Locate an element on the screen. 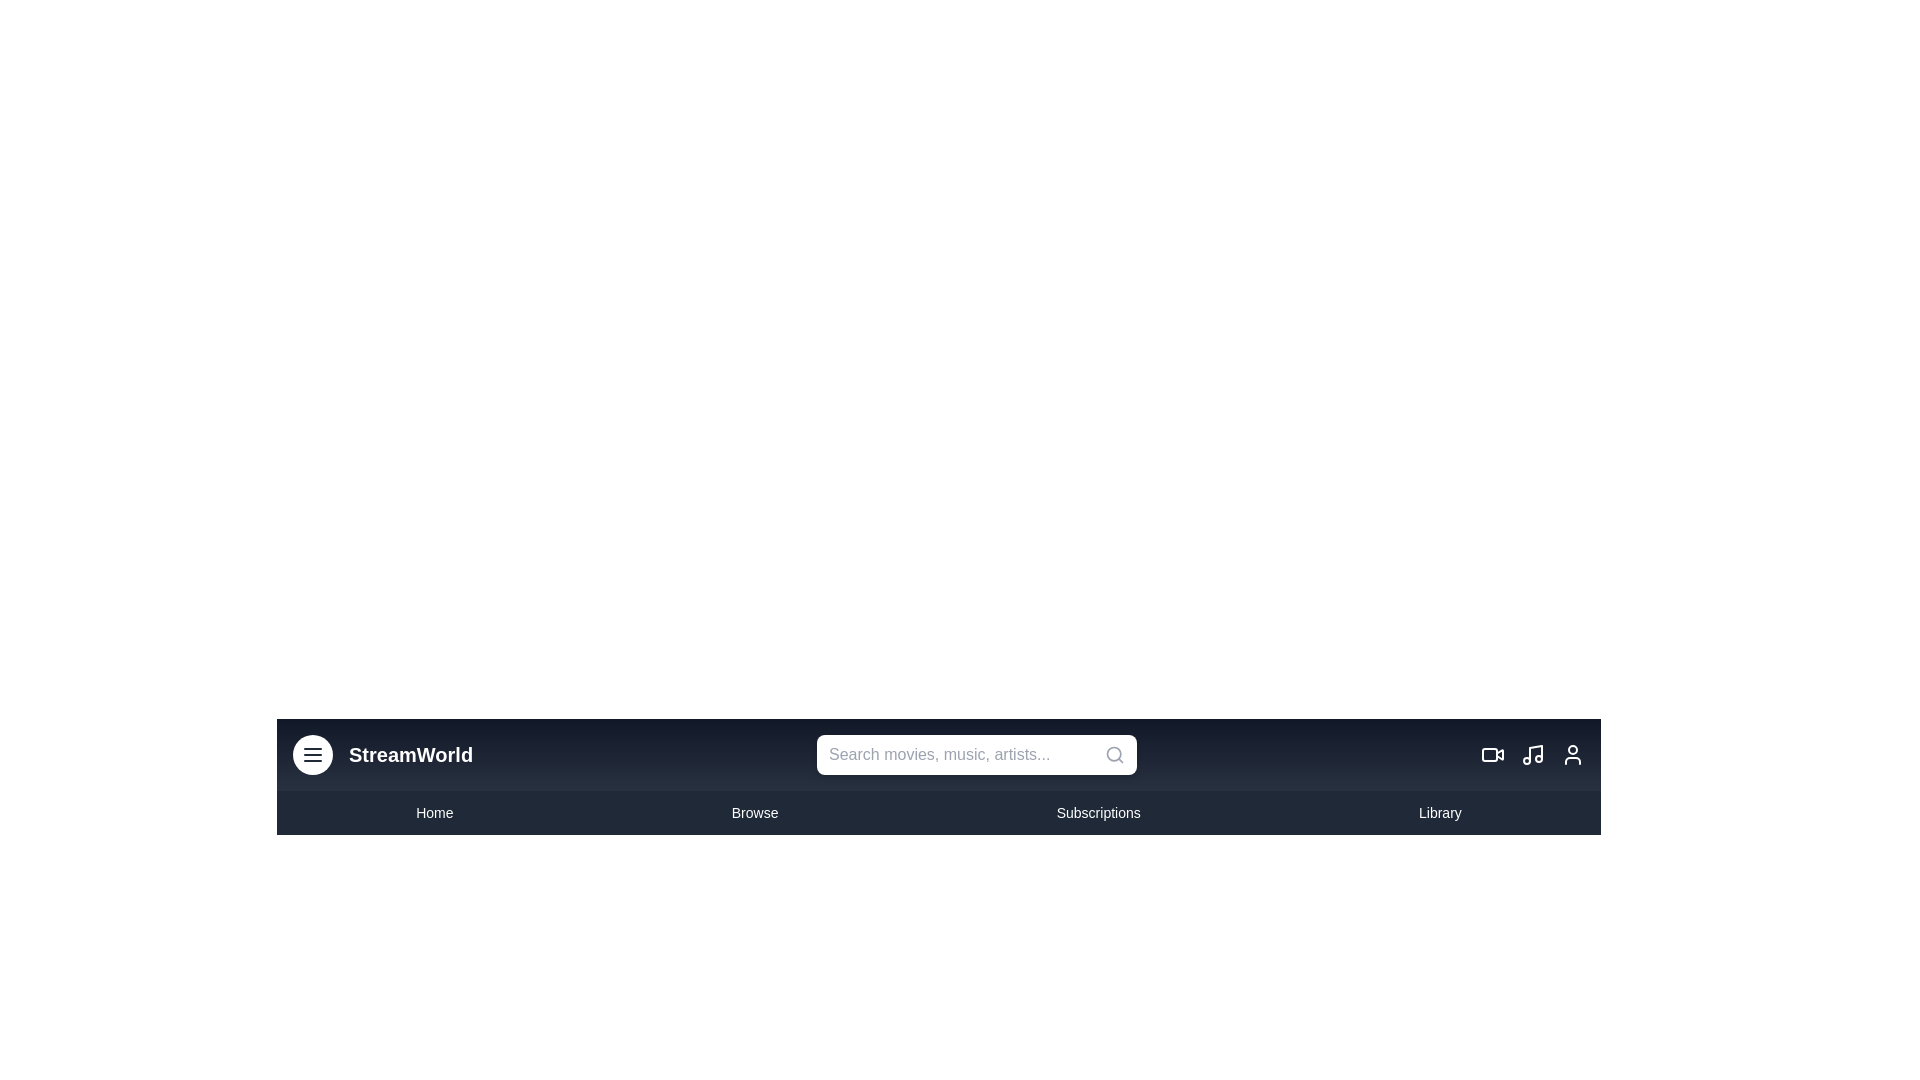  the music icon to access music-related features is located at coordinates (1531, 755).